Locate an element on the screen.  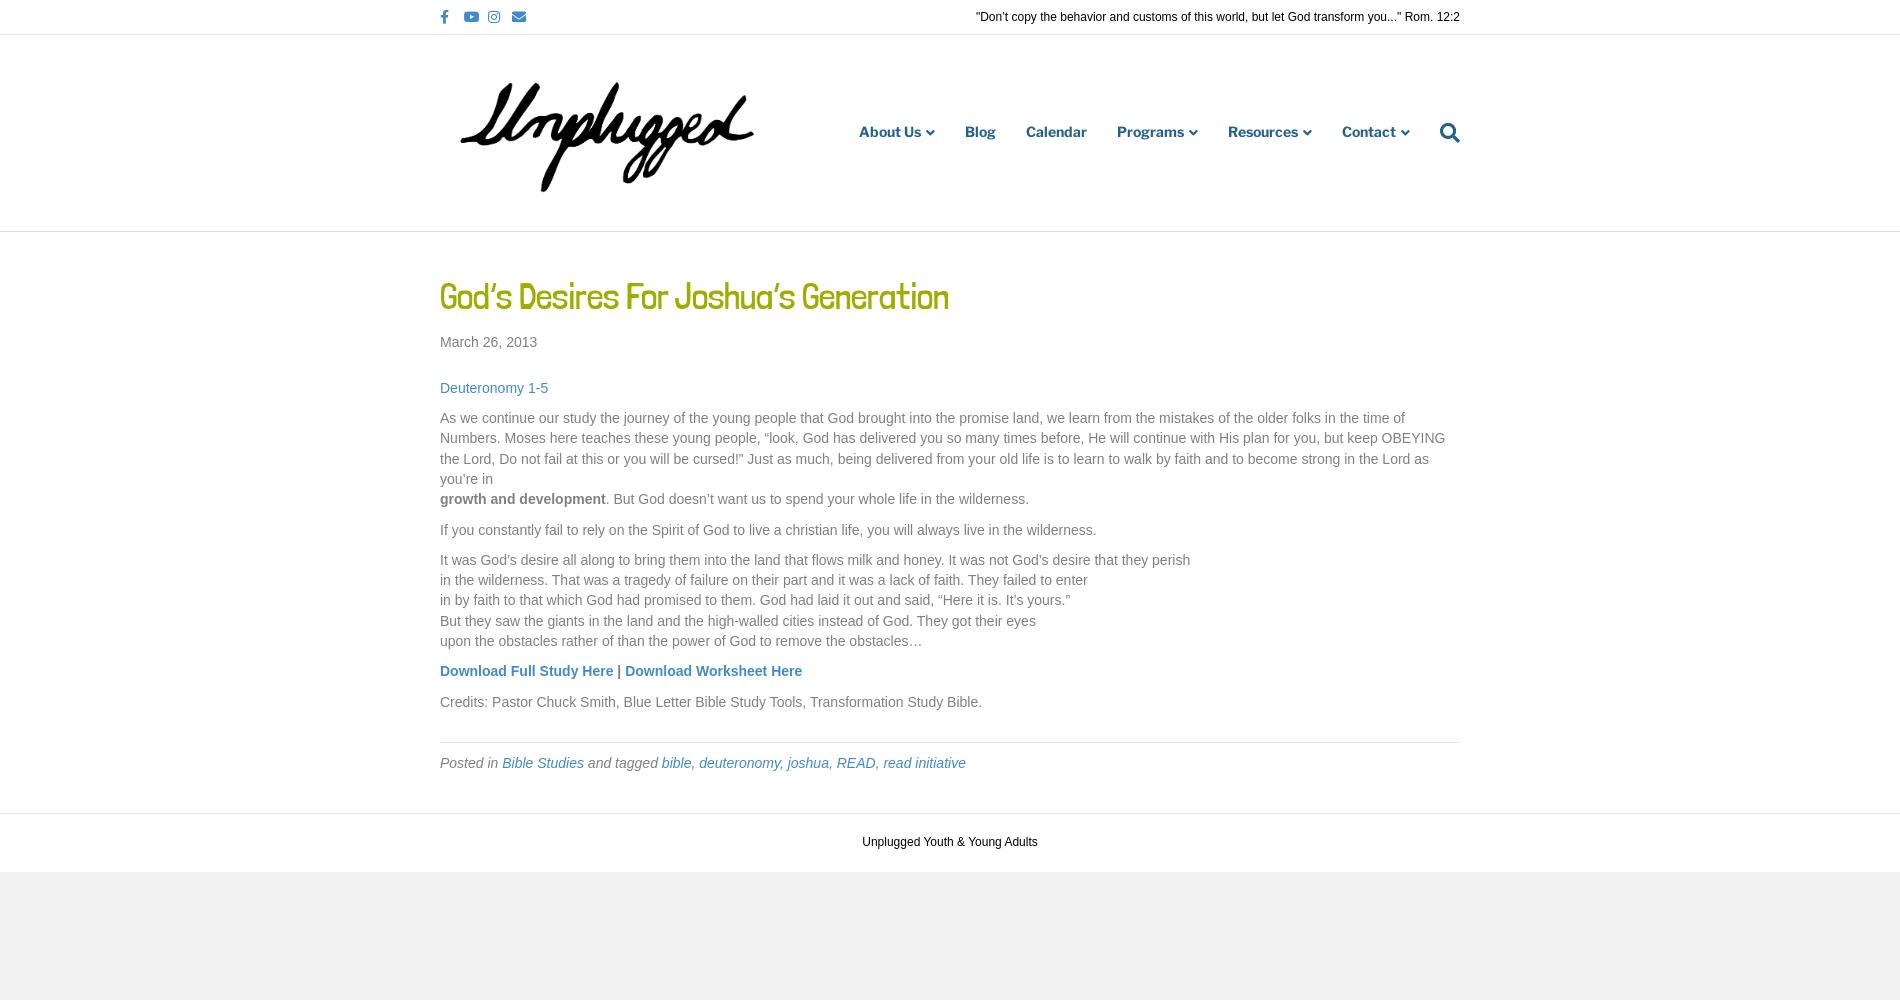
'Unplugged Youth & Young Adults' is located at coordinates (861, 841).